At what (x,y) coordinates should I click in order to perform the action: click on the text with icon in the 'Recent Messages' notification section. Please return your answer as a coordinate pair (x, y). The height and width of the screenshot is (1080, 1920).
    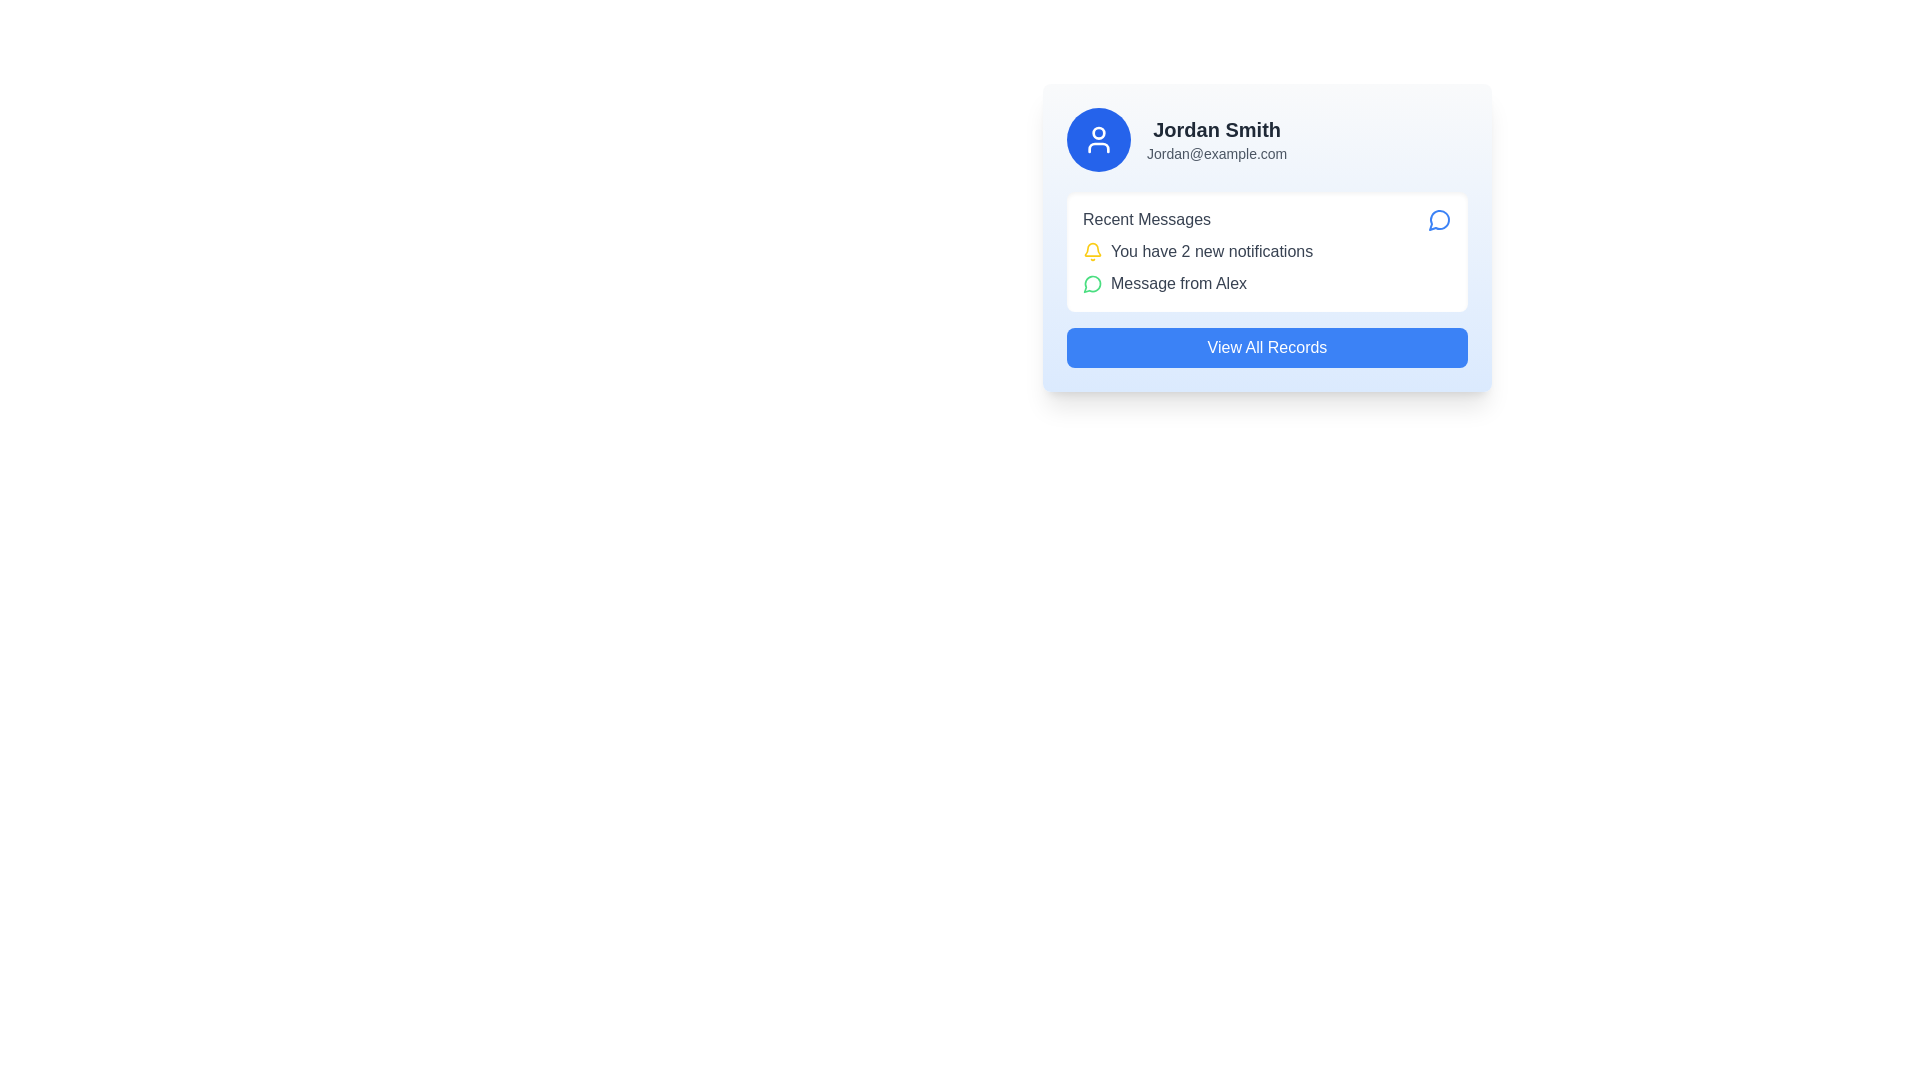
    Looking at the image, I should click on (1266, 250).